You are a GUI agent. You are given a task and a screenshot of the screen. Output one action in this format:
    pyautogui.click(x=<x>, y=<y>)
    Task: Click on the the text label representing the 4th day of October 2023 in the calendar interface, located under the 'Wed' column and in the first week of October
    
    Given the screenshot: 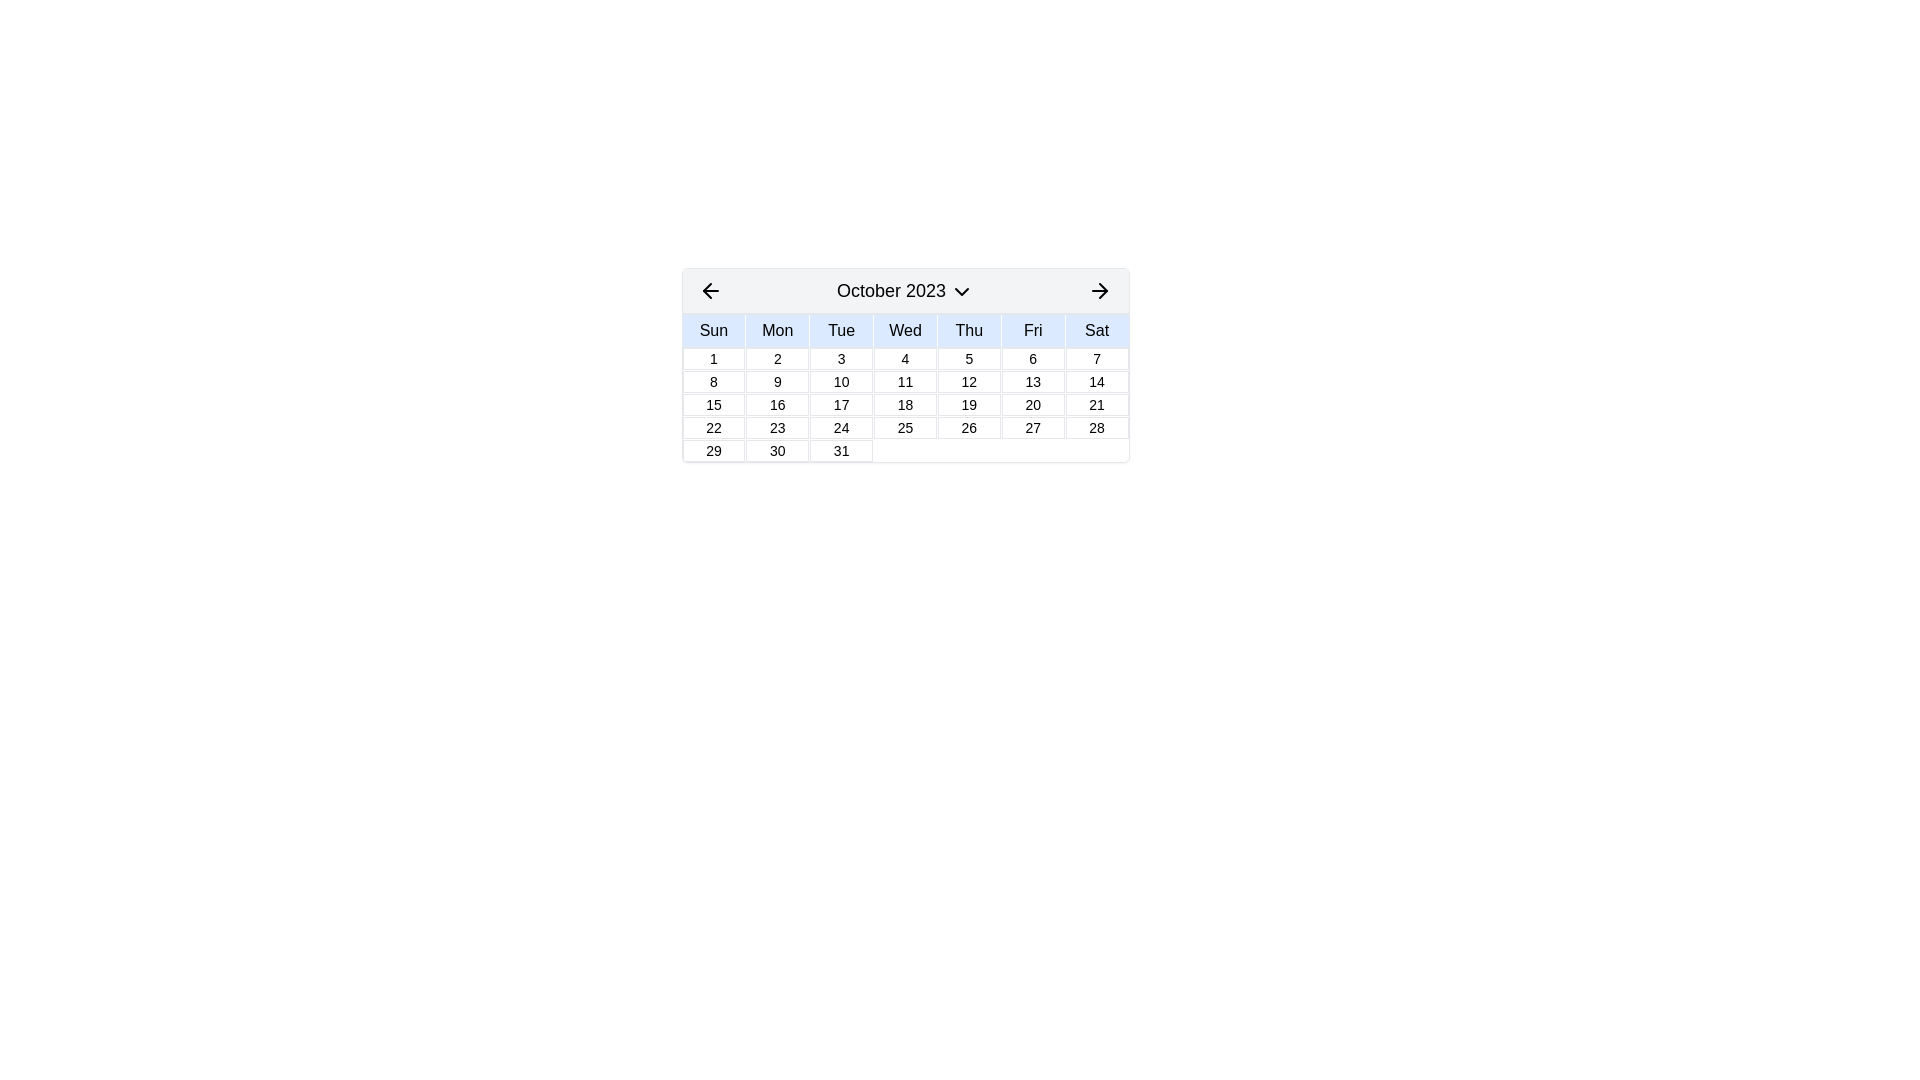 What is the action you would take?
    pyautogui.click(x=904, y=357)
    